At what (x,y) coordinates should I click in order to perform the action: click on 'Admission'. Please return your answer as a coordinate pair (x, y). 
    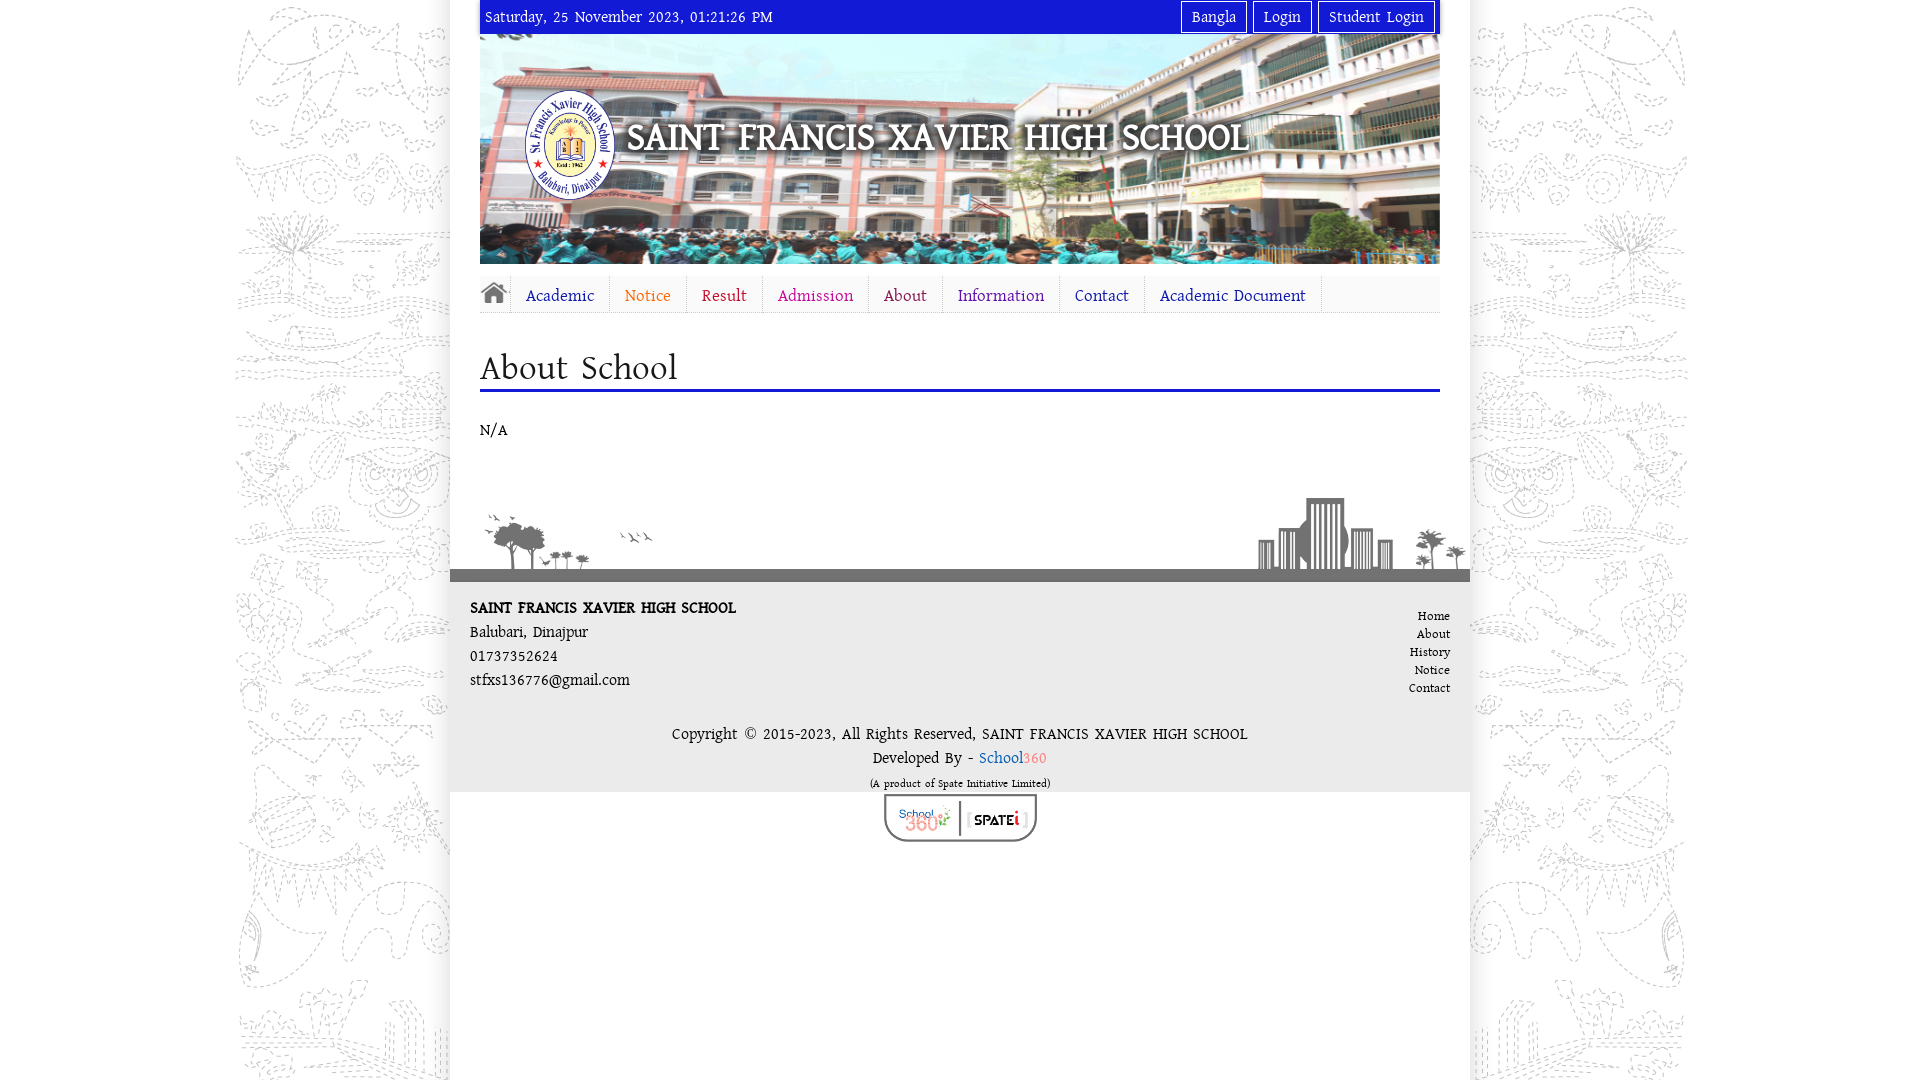
    Looking at the image, I should click on (815, 296).